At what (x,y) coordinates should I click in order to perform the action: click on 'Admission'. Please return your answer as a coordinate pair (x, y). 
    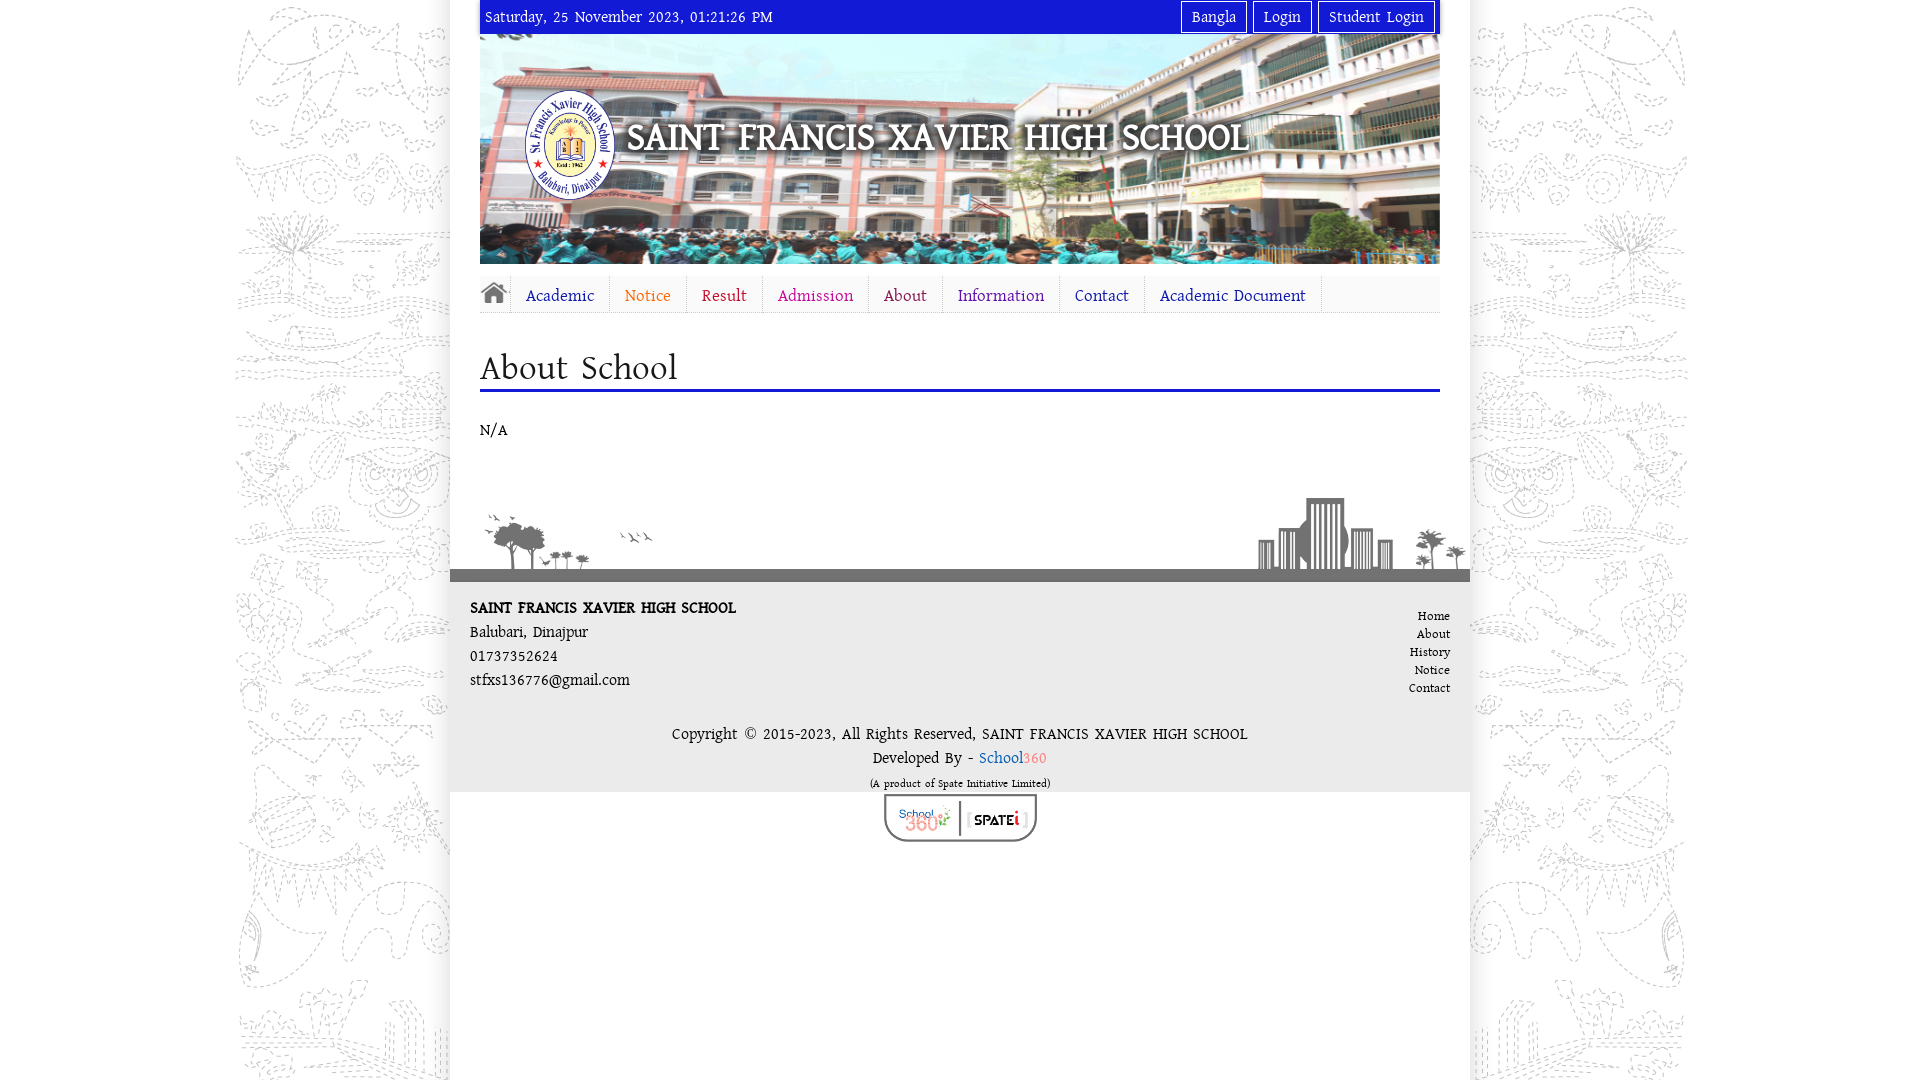
    Looking at the image, I should click on (815, 296).